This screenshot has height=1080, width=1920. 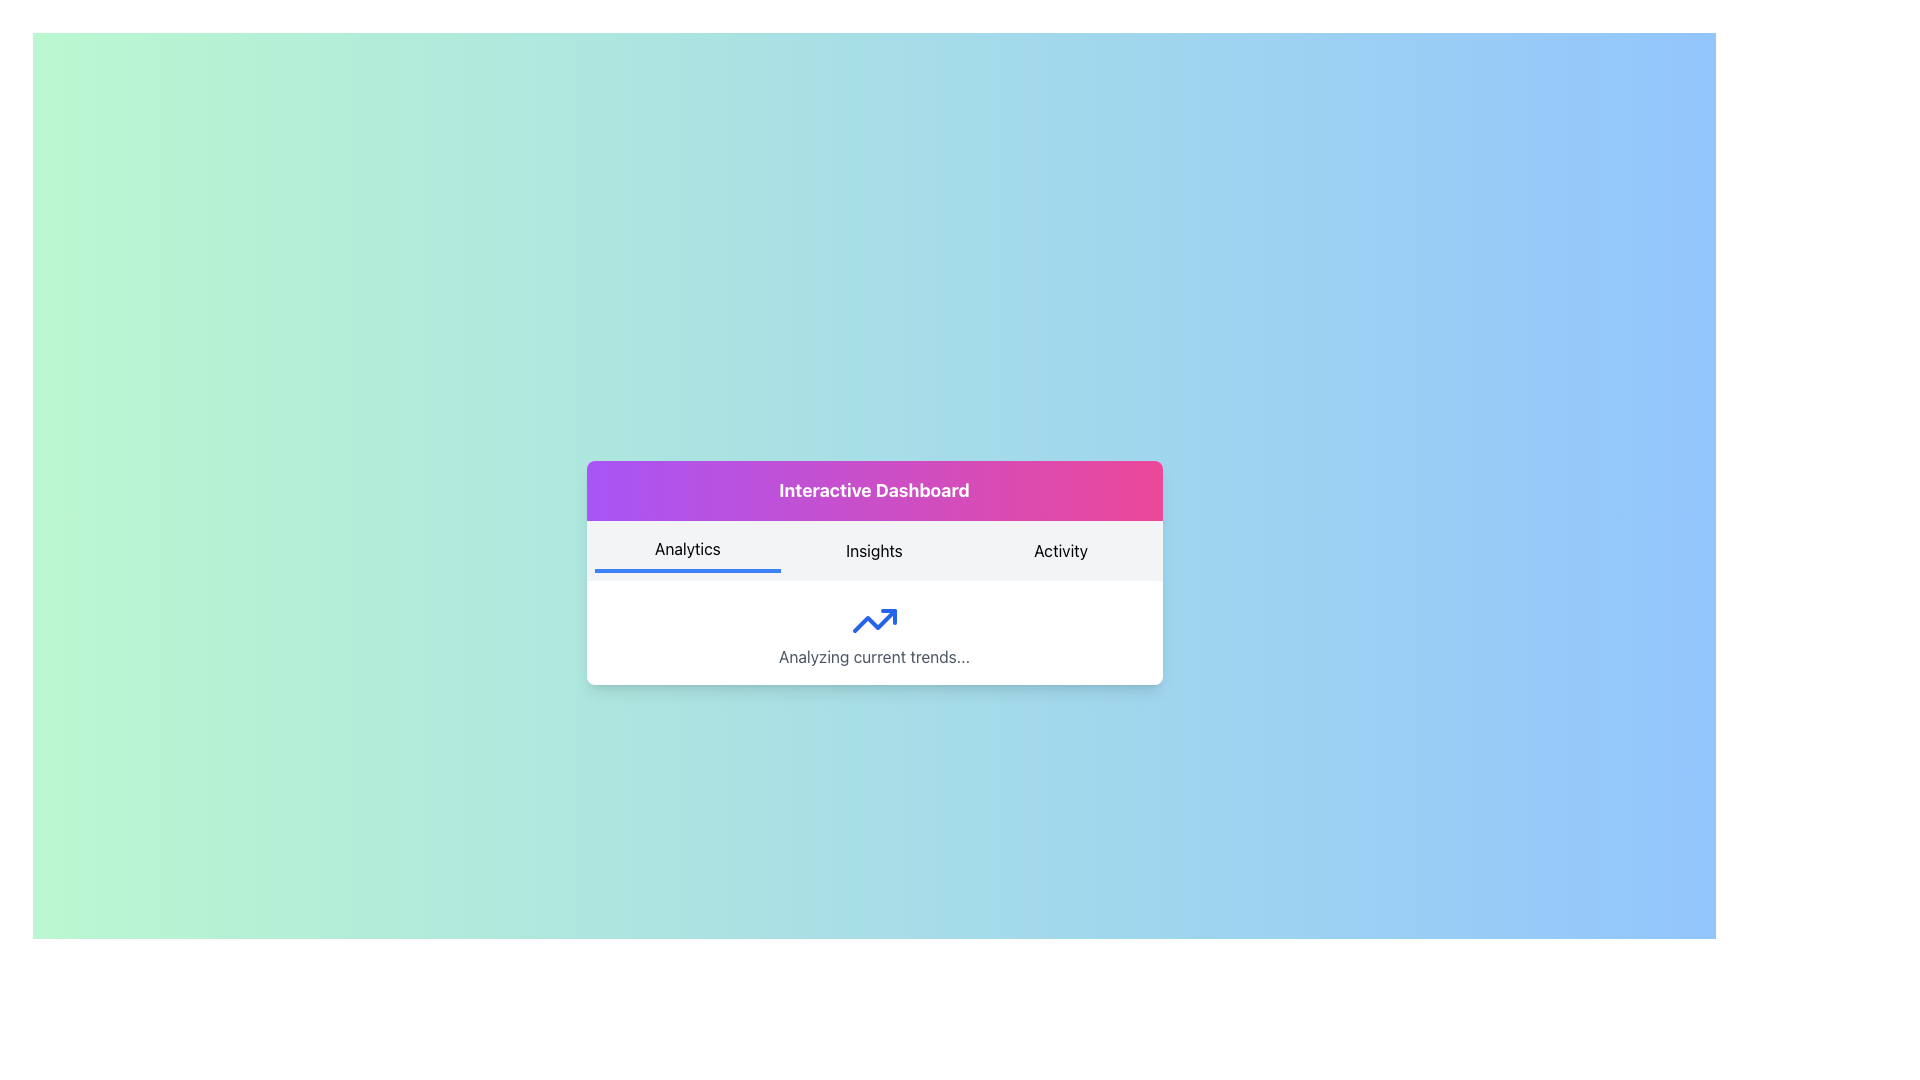 What do you see at coordinates (874, 573) in the screenshot?
I see `the 'Insights' tab button in the horizontal navigation bar of the 'Interactive Dashboard'` at bounding box center [874, 573].